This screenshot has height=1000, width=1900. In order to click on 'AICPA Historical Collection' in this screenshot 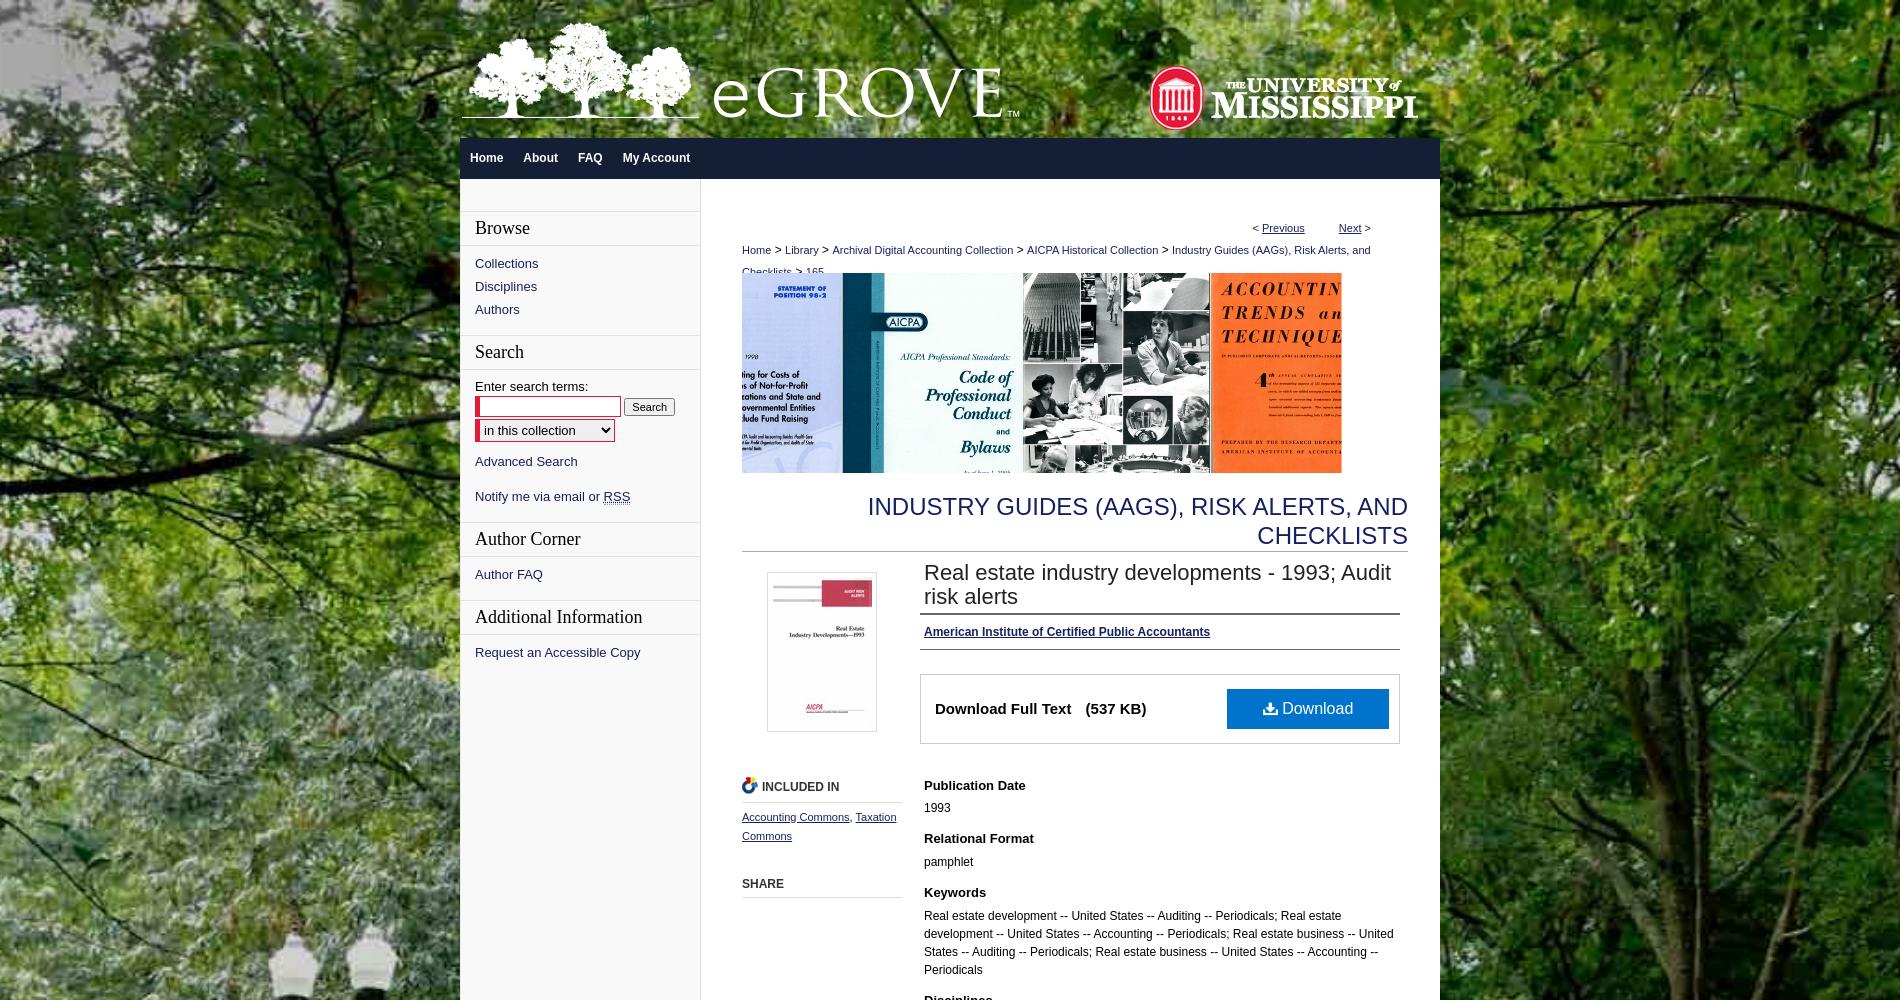, I will do `click(1092, 250)`.